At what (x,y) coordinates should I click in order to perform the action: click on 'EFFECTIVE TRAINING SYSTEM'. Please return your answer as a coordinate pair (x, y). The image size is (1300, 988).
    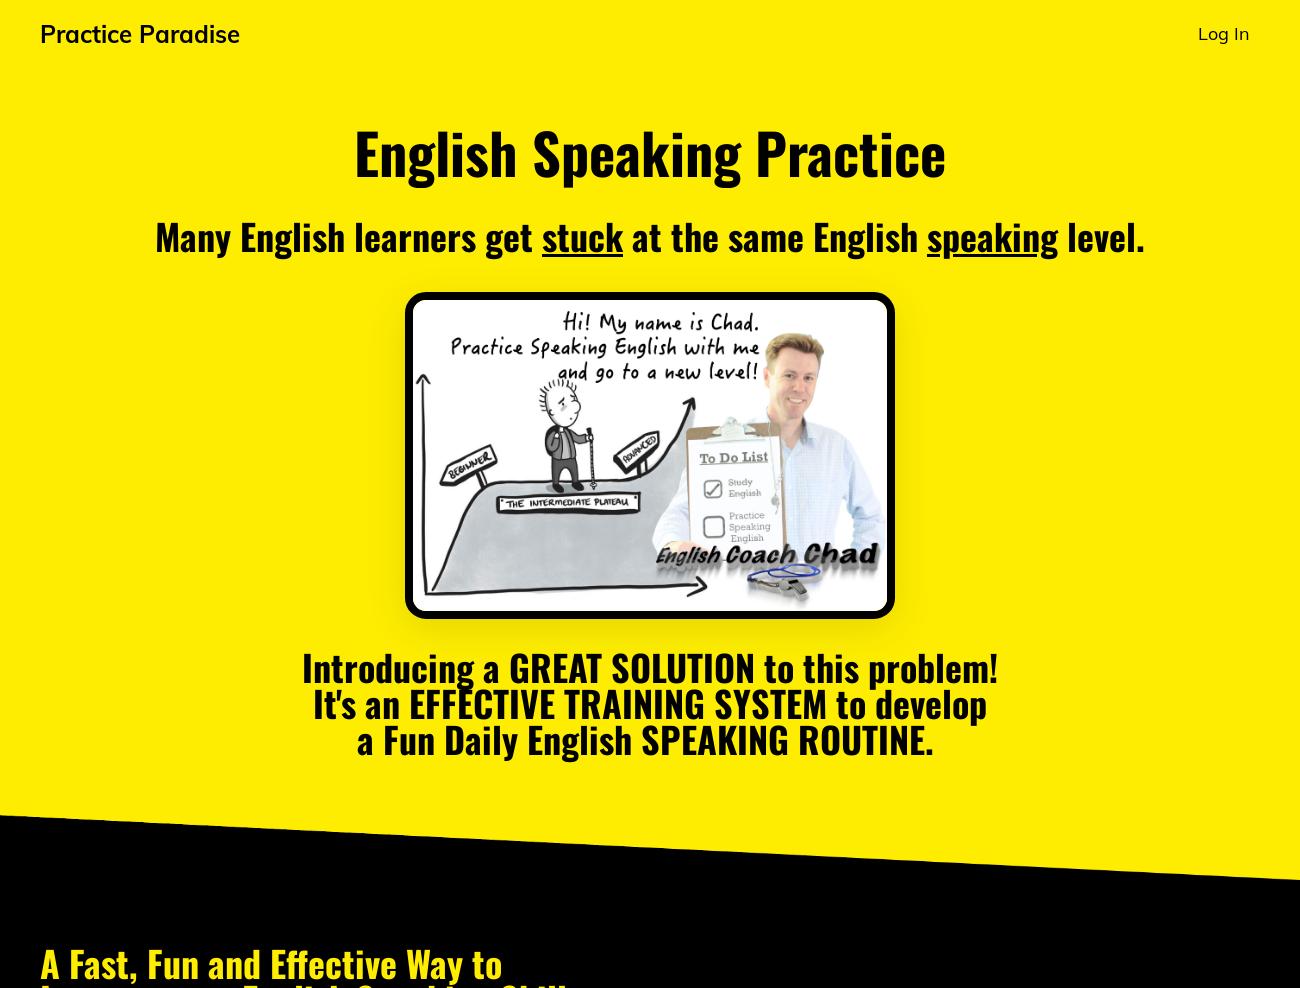
    Looking at the image, I should click on (618, 702).